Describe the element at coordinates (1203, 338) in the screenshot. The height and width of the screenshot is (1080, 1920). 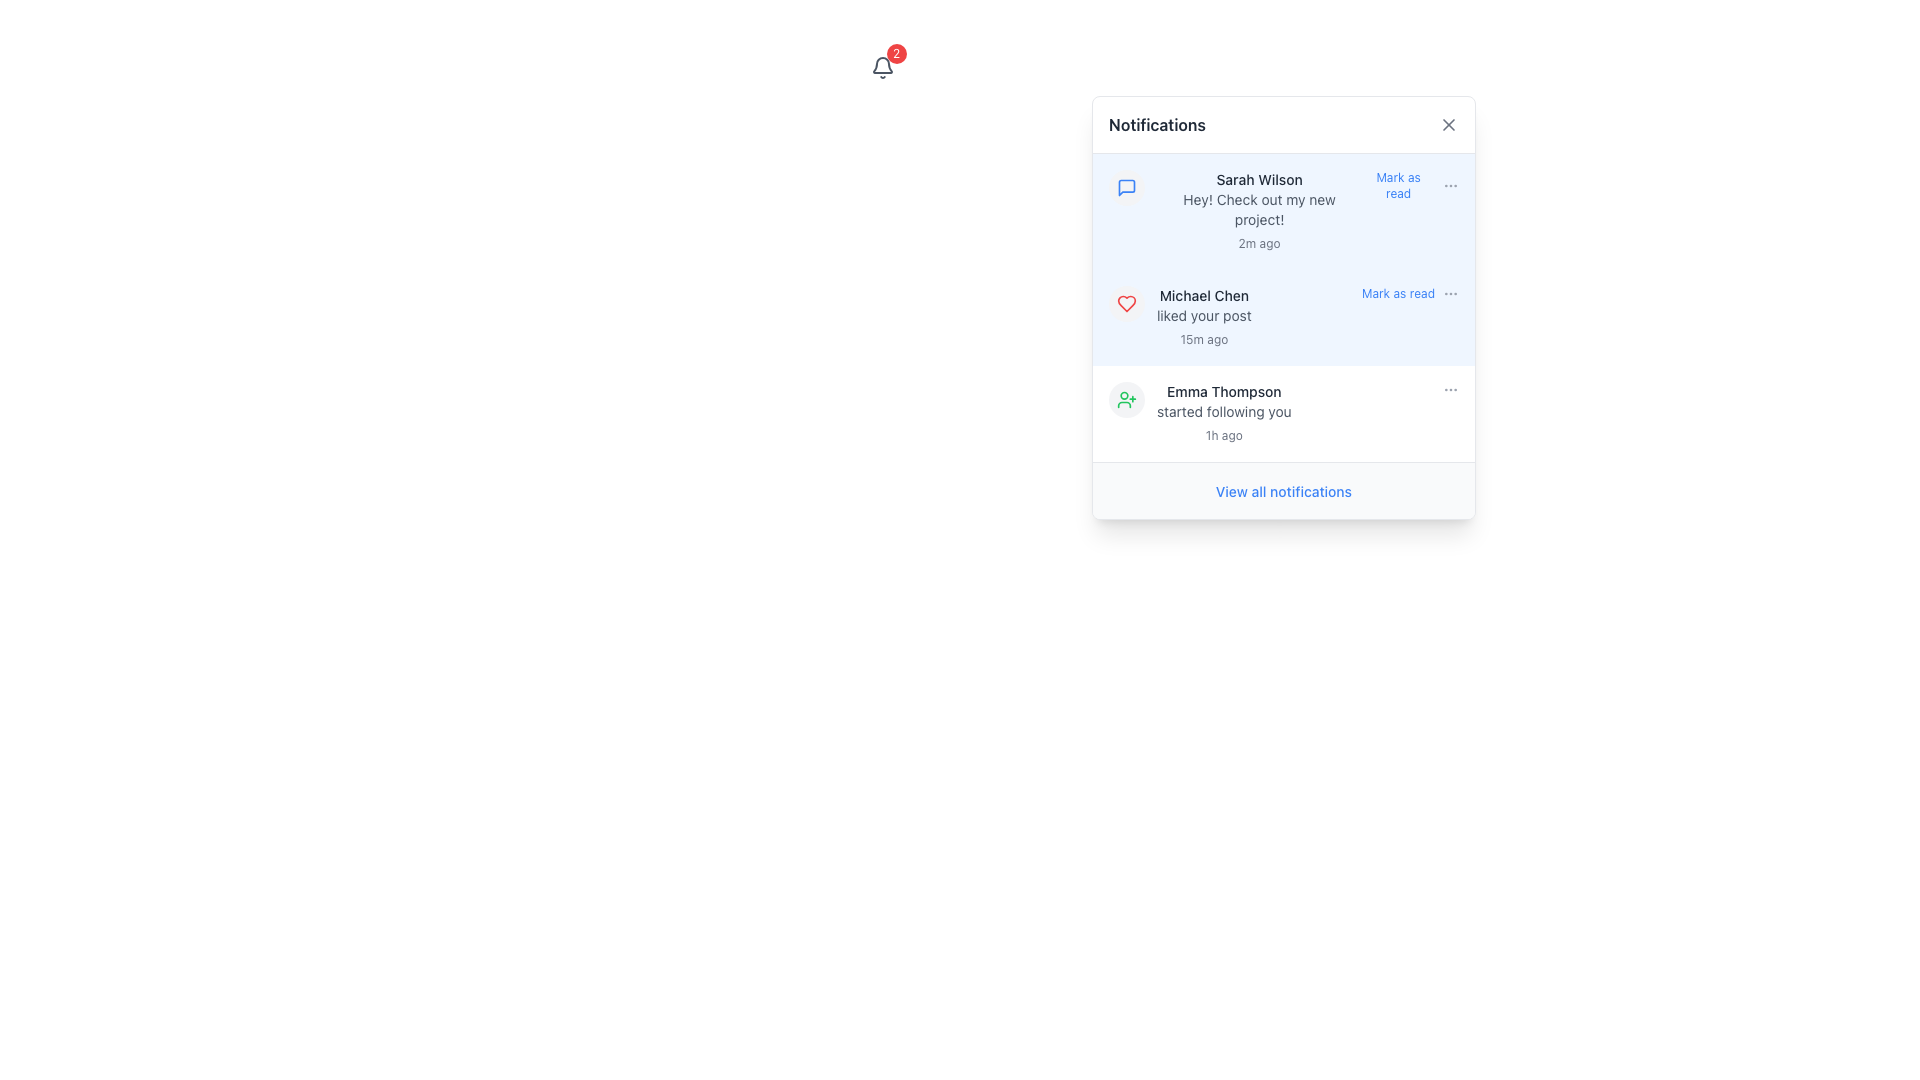
I see `the text label '15m ago' styled in small gray font located at the bottom of the notification card under 'Michael Chen liked your post'` at that location.